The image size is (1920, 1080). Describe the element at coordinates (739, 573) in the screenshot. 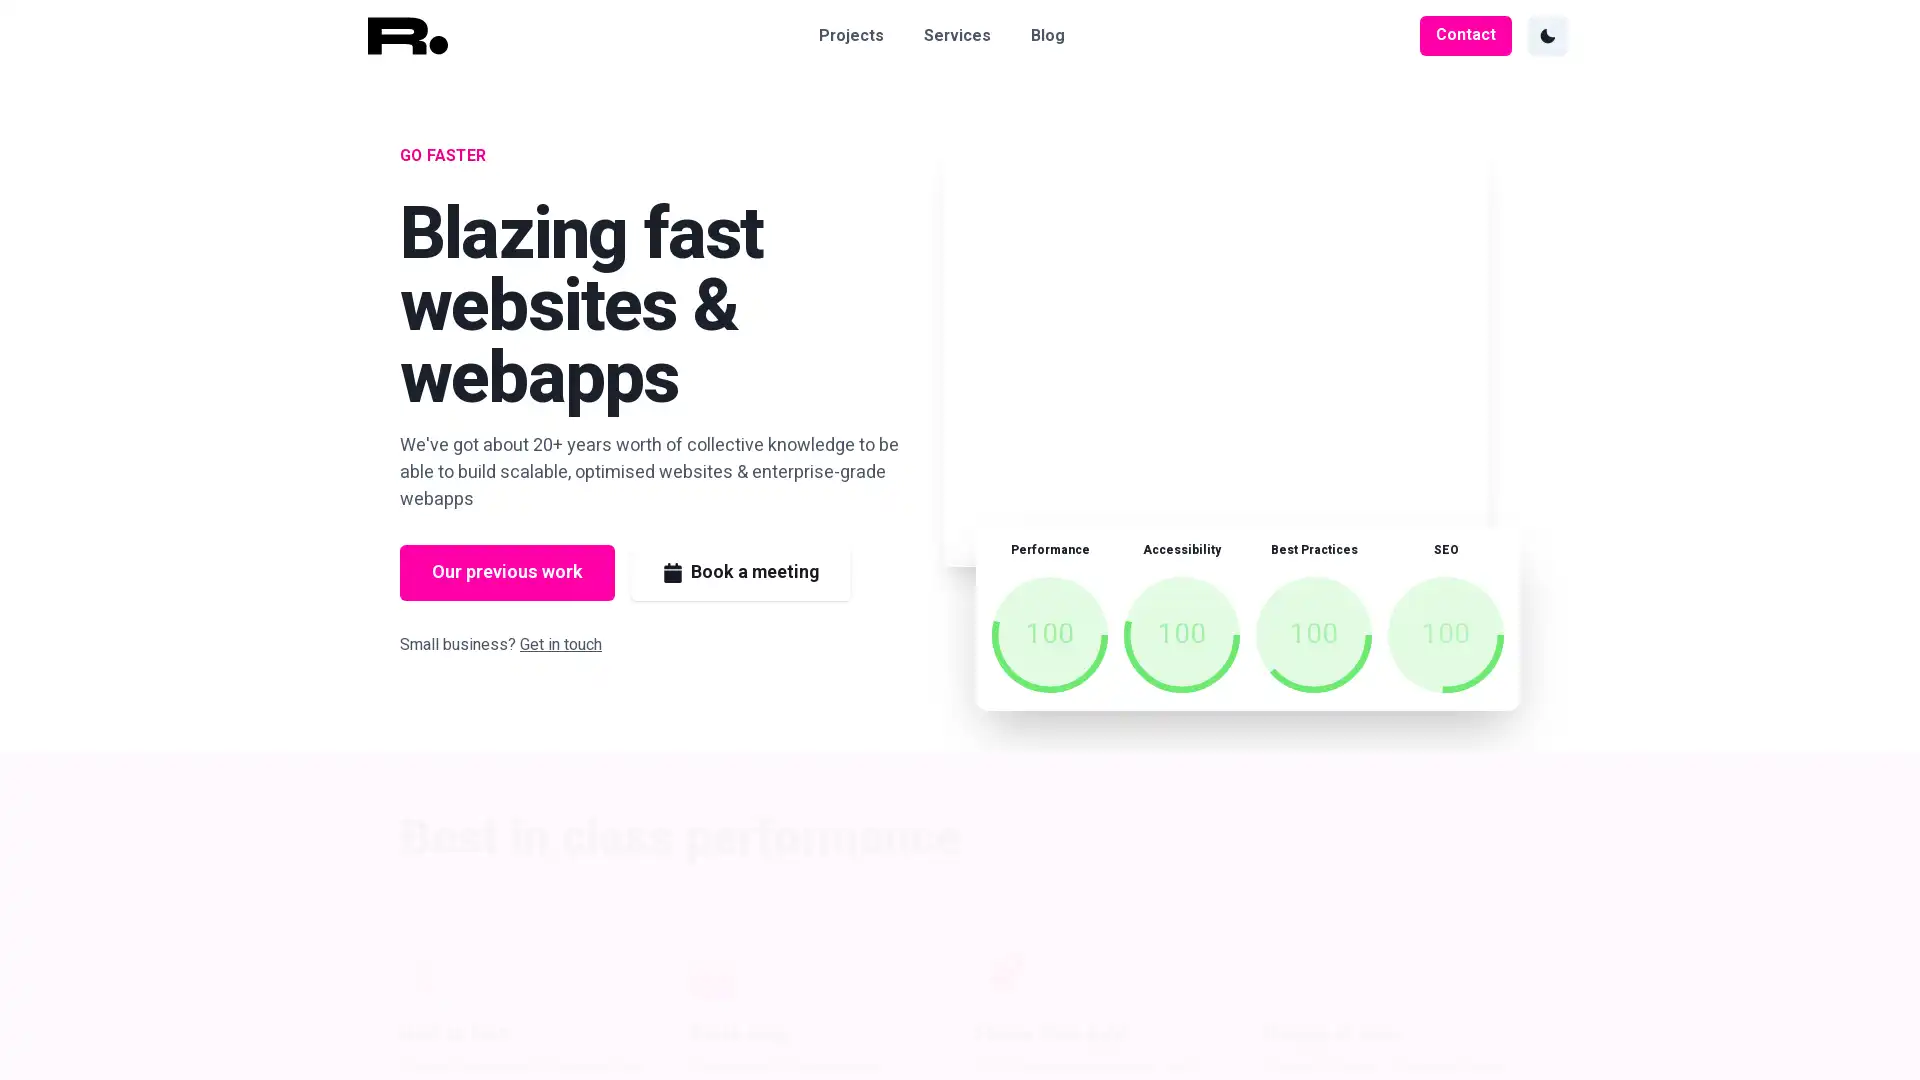

I see `Book a meeting` at that location.